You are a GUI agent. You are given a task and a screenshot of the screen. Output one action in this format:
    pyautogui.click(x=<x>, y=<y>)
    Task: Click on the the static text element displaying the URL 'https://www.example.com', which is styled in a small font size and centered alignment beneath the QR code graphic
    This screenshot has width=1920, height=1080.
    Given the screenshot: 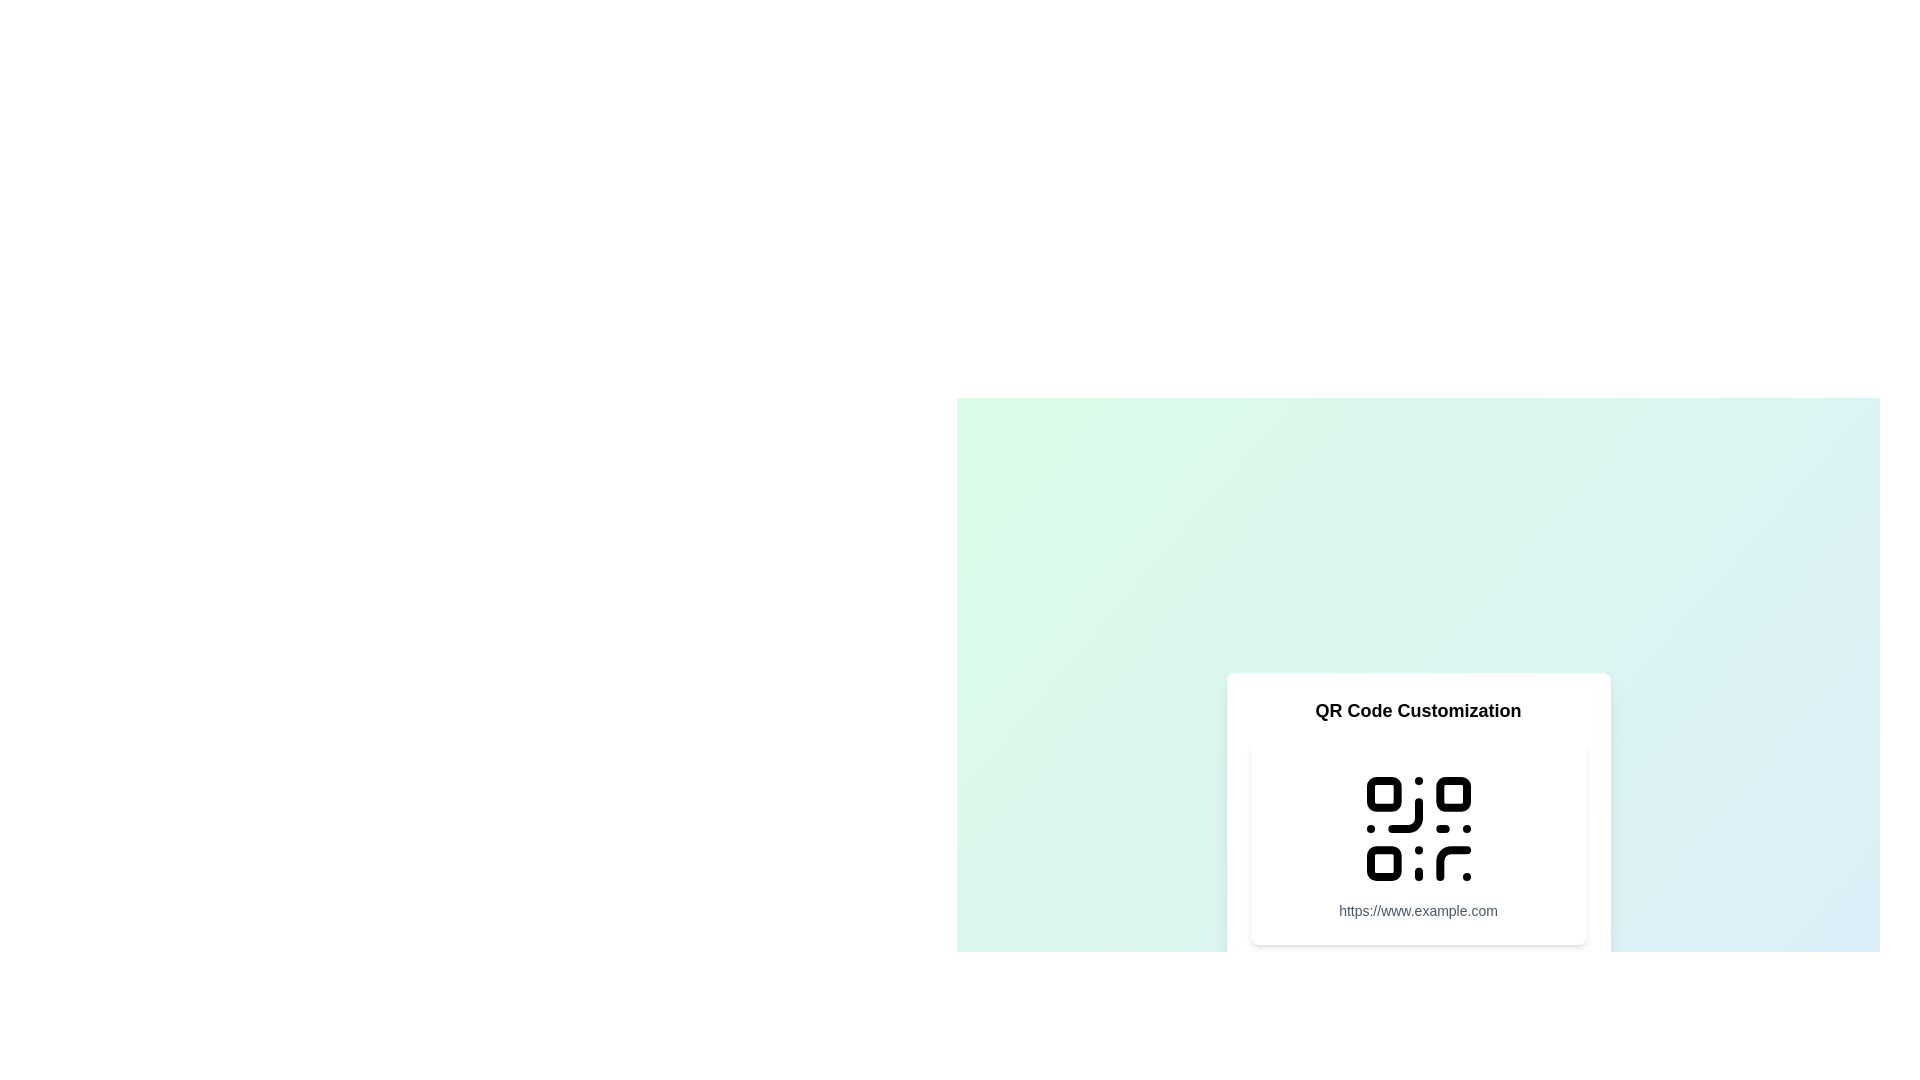 What is the action you would take?
    pyautogui.click(x=1417, y=910)
    